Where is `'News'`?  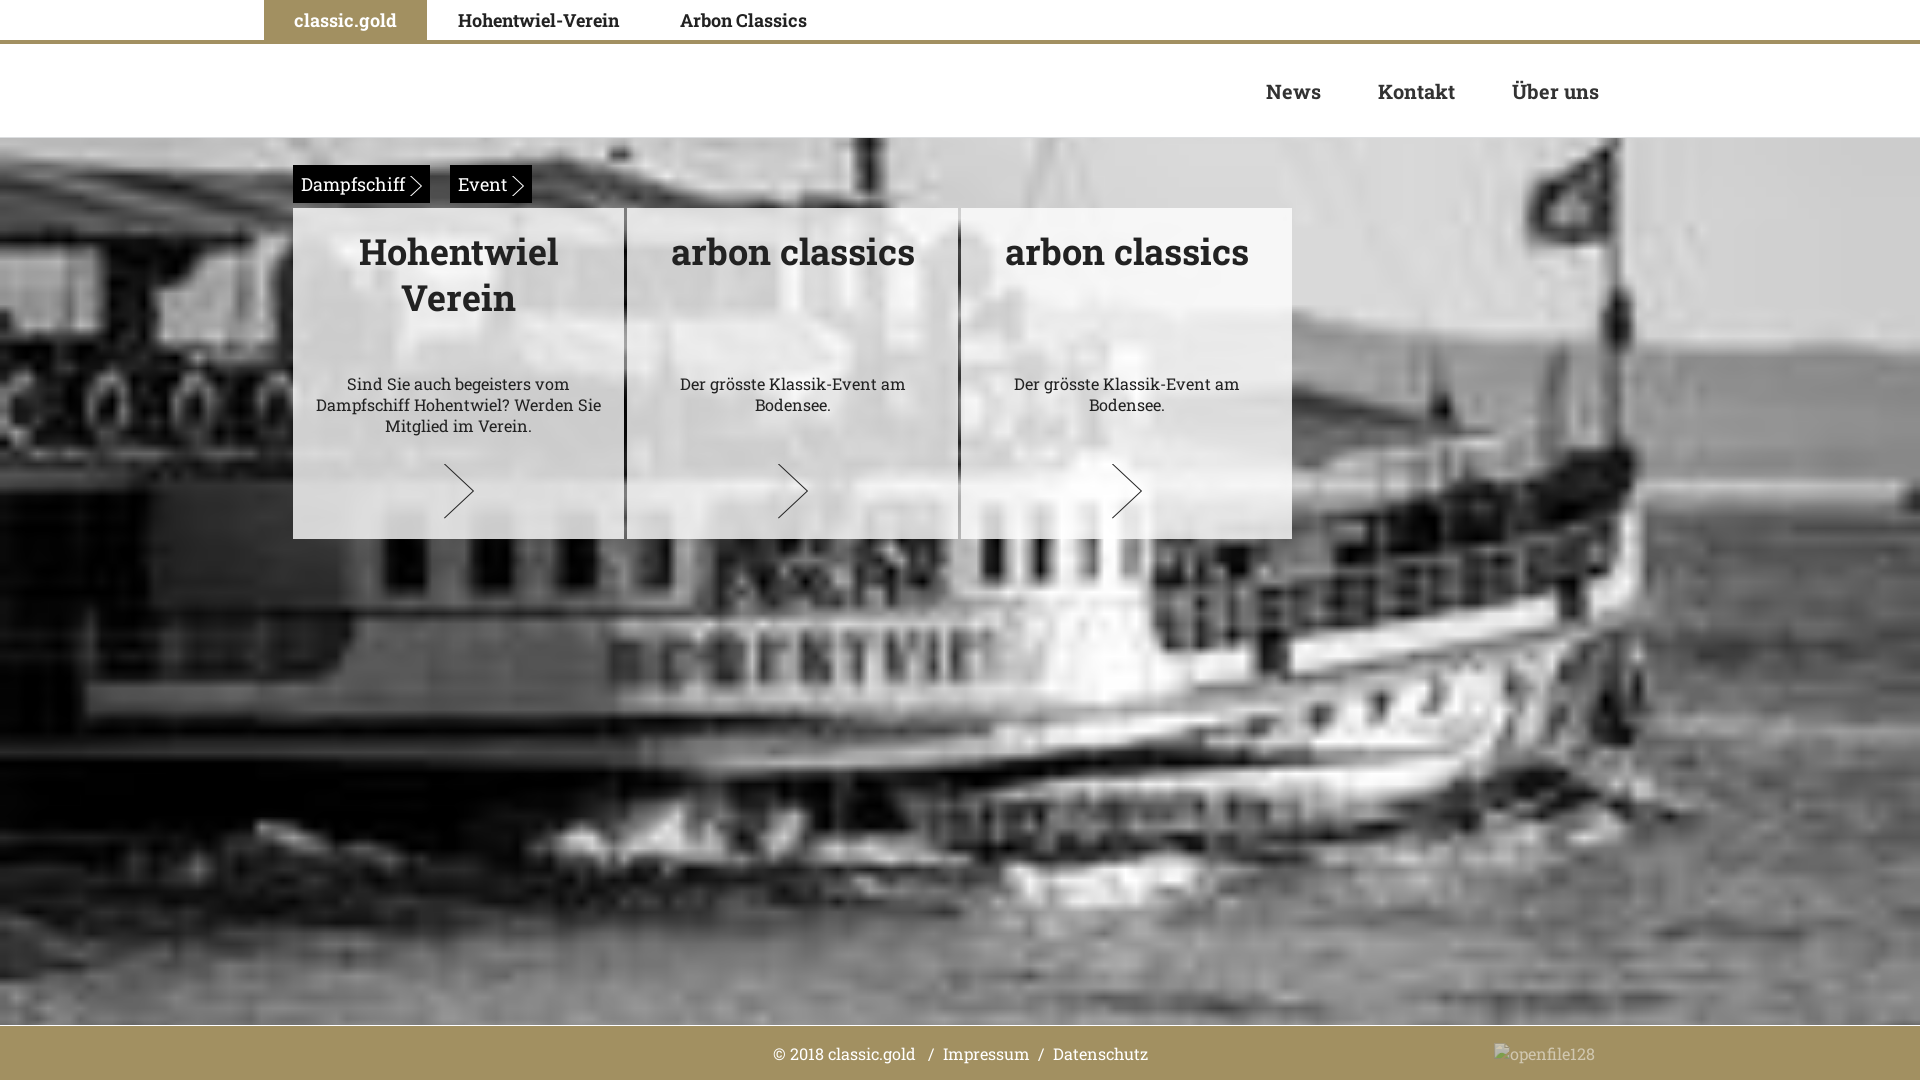
'News' is located at coordinates (1293, 90).